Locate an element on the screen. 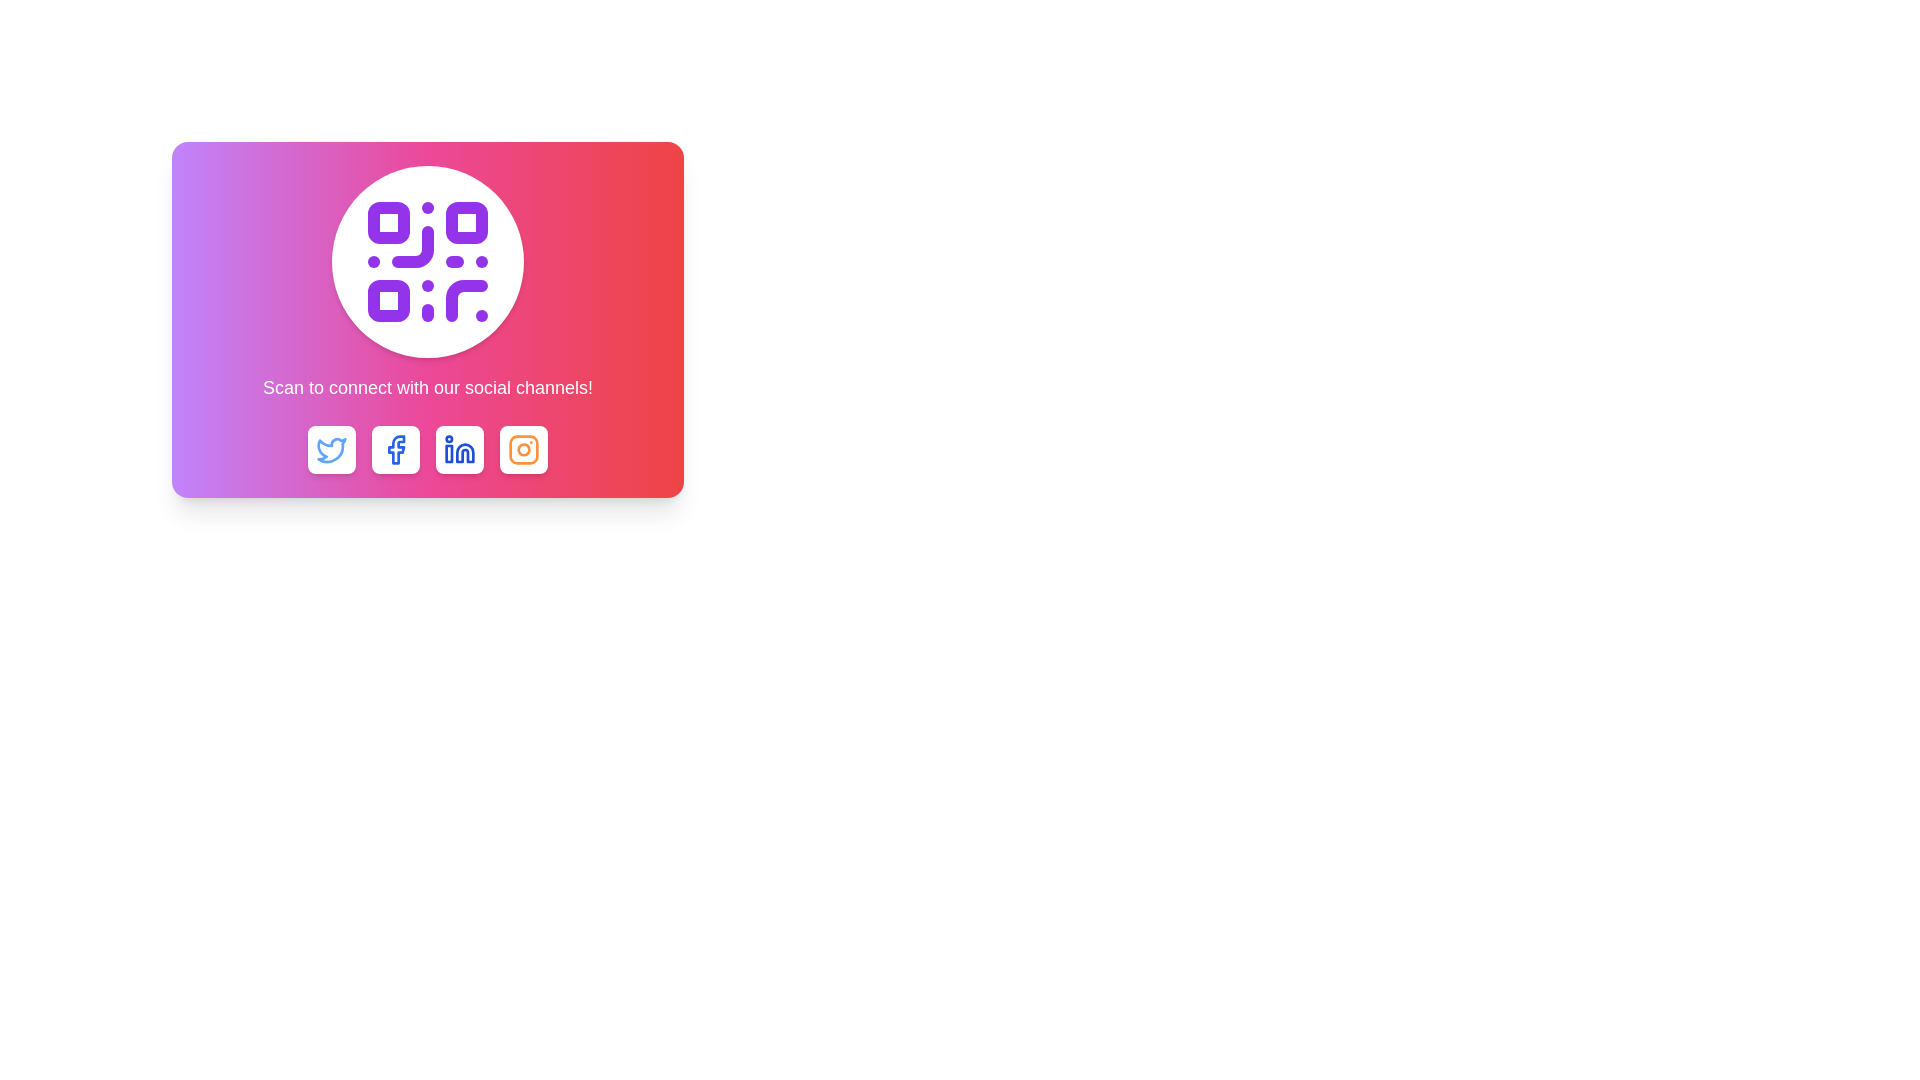  the circular button with a white background and a blue Twitter logo, which is the leftmost social media button in a row beneath the QR code section, for tooltip or interaction feedback is located at coordinates (331, 450).